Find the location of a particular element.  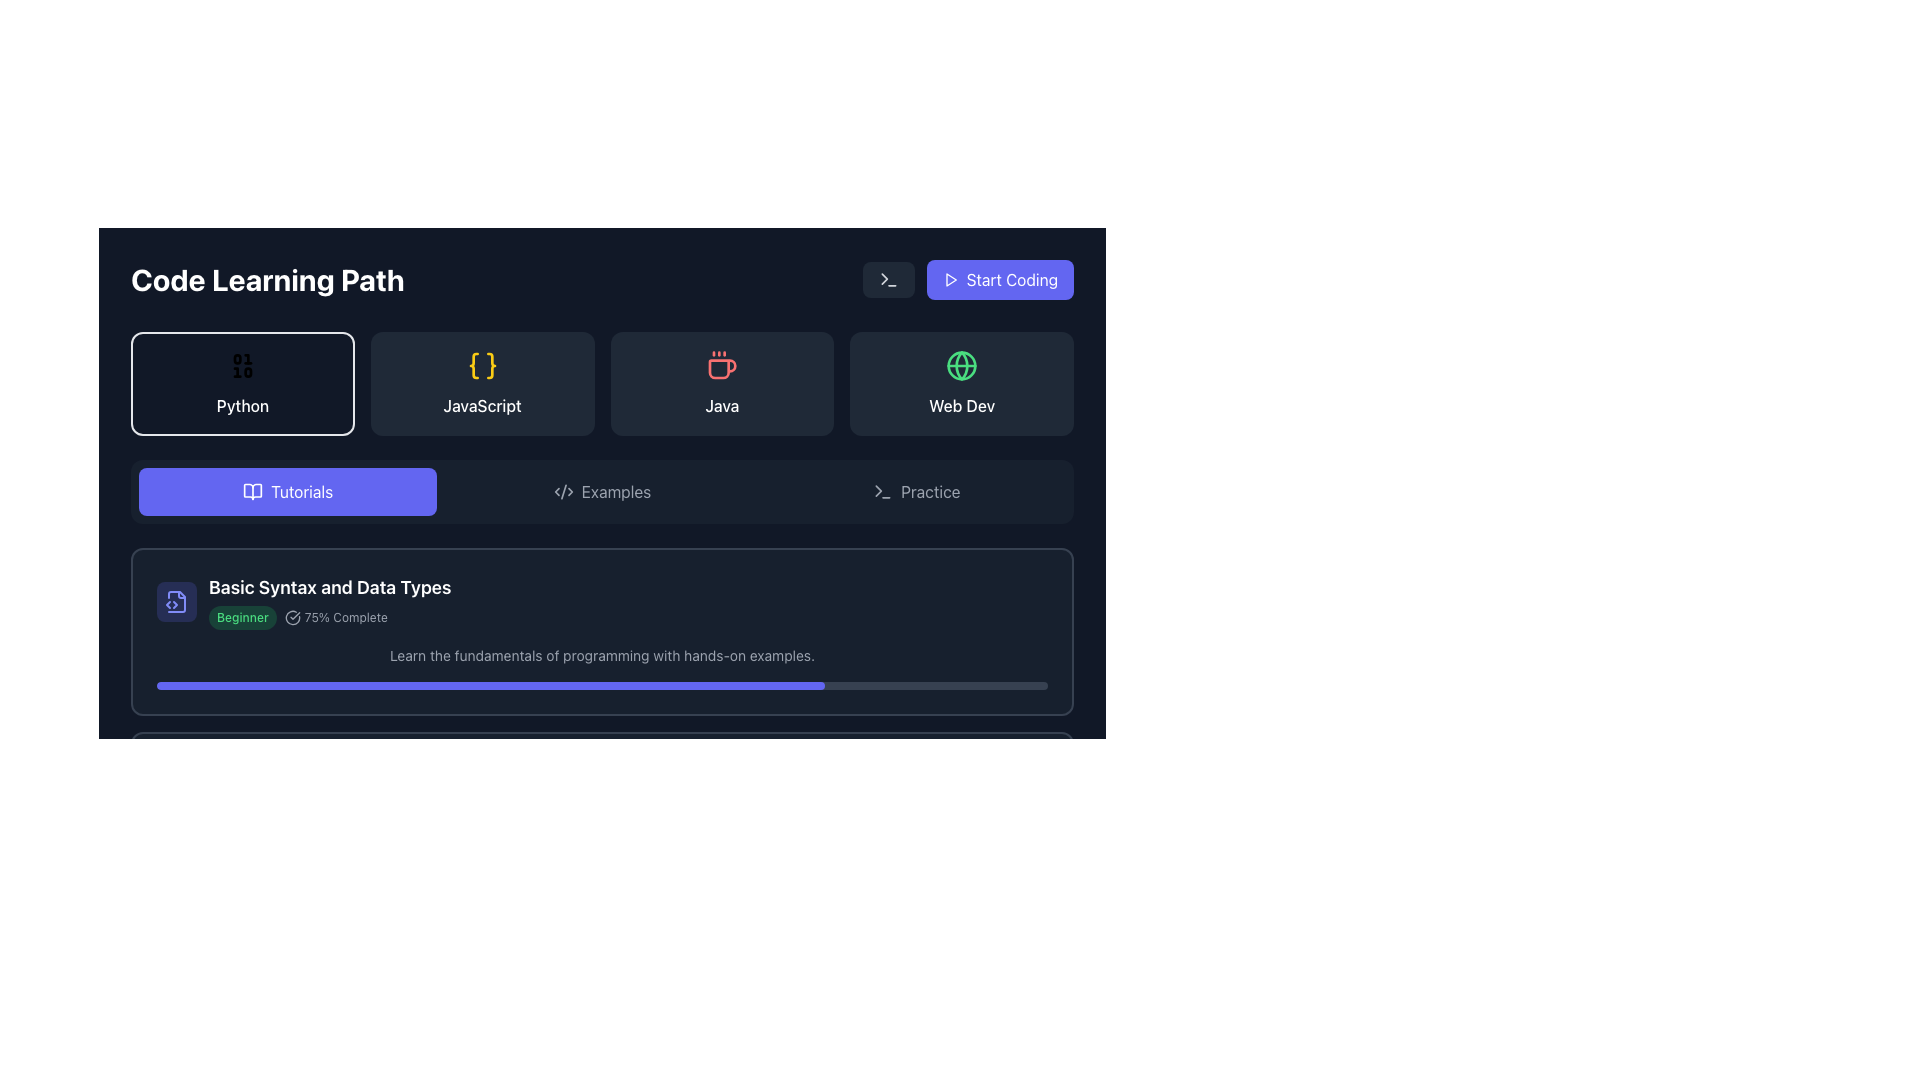

the button located in the horizontal row containing 'Tutorials', 'Examples', and 'Practice' is located at coordinates (600, 492).